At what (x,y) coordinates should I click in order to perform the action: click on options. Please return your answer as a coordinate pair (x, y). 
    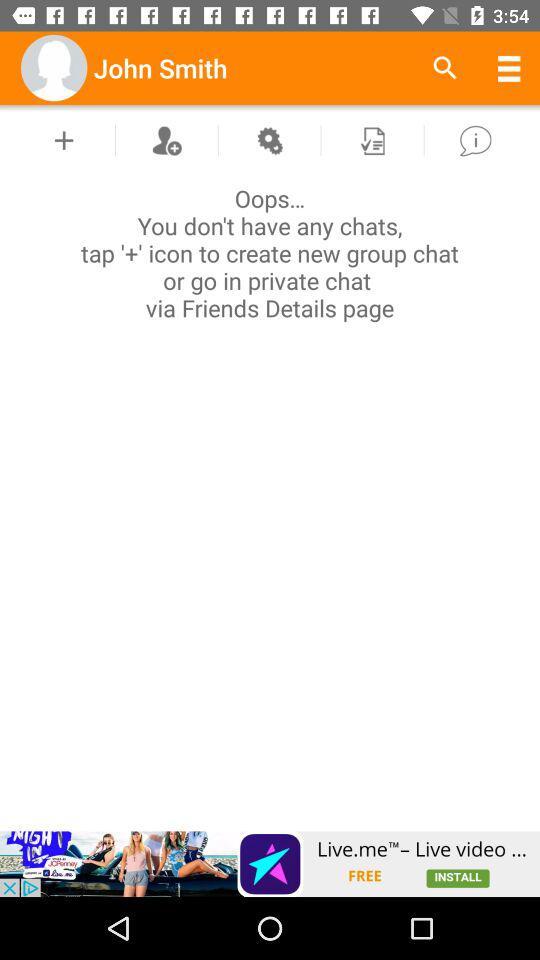
    Looking at the image, I should click on (269, 139).